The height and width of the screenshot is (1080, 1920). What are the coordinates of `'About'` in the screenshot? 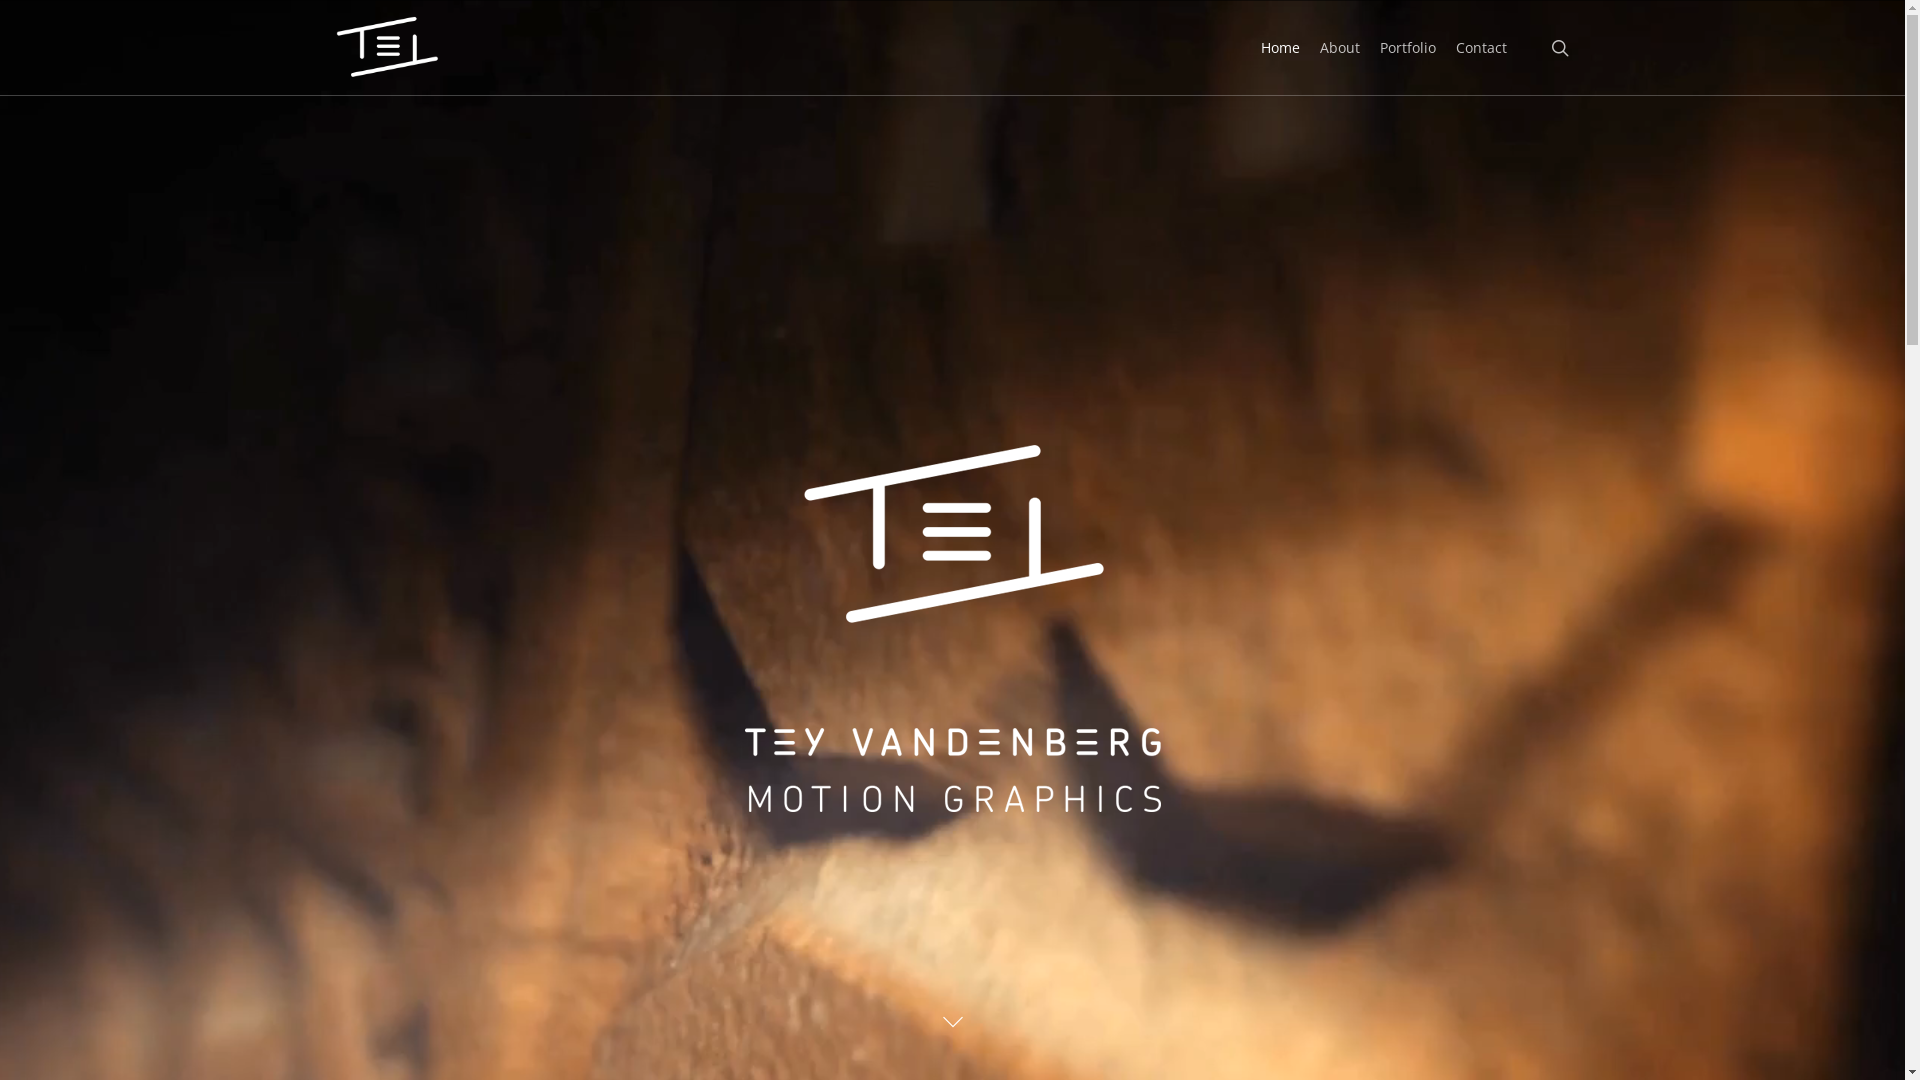 It's located at (1339, 46).